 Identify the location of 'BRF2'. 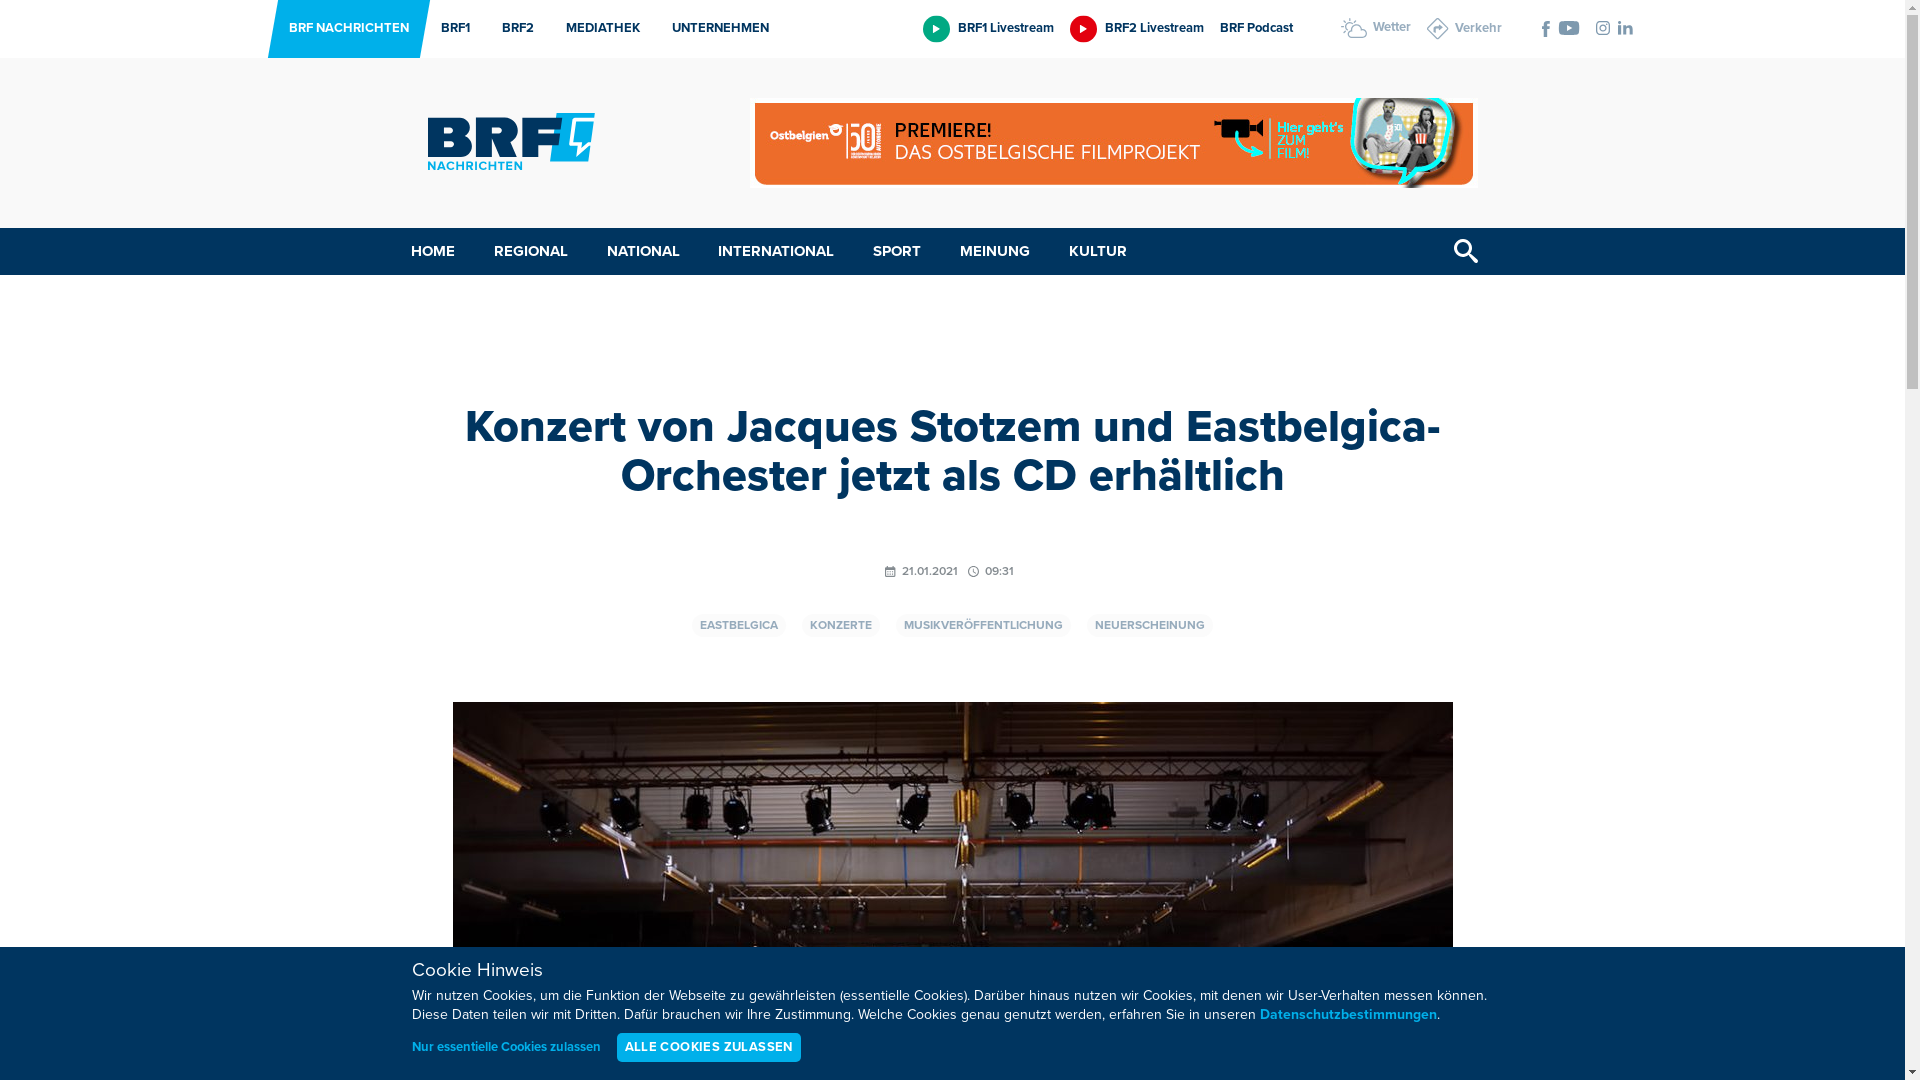
(480, 29).